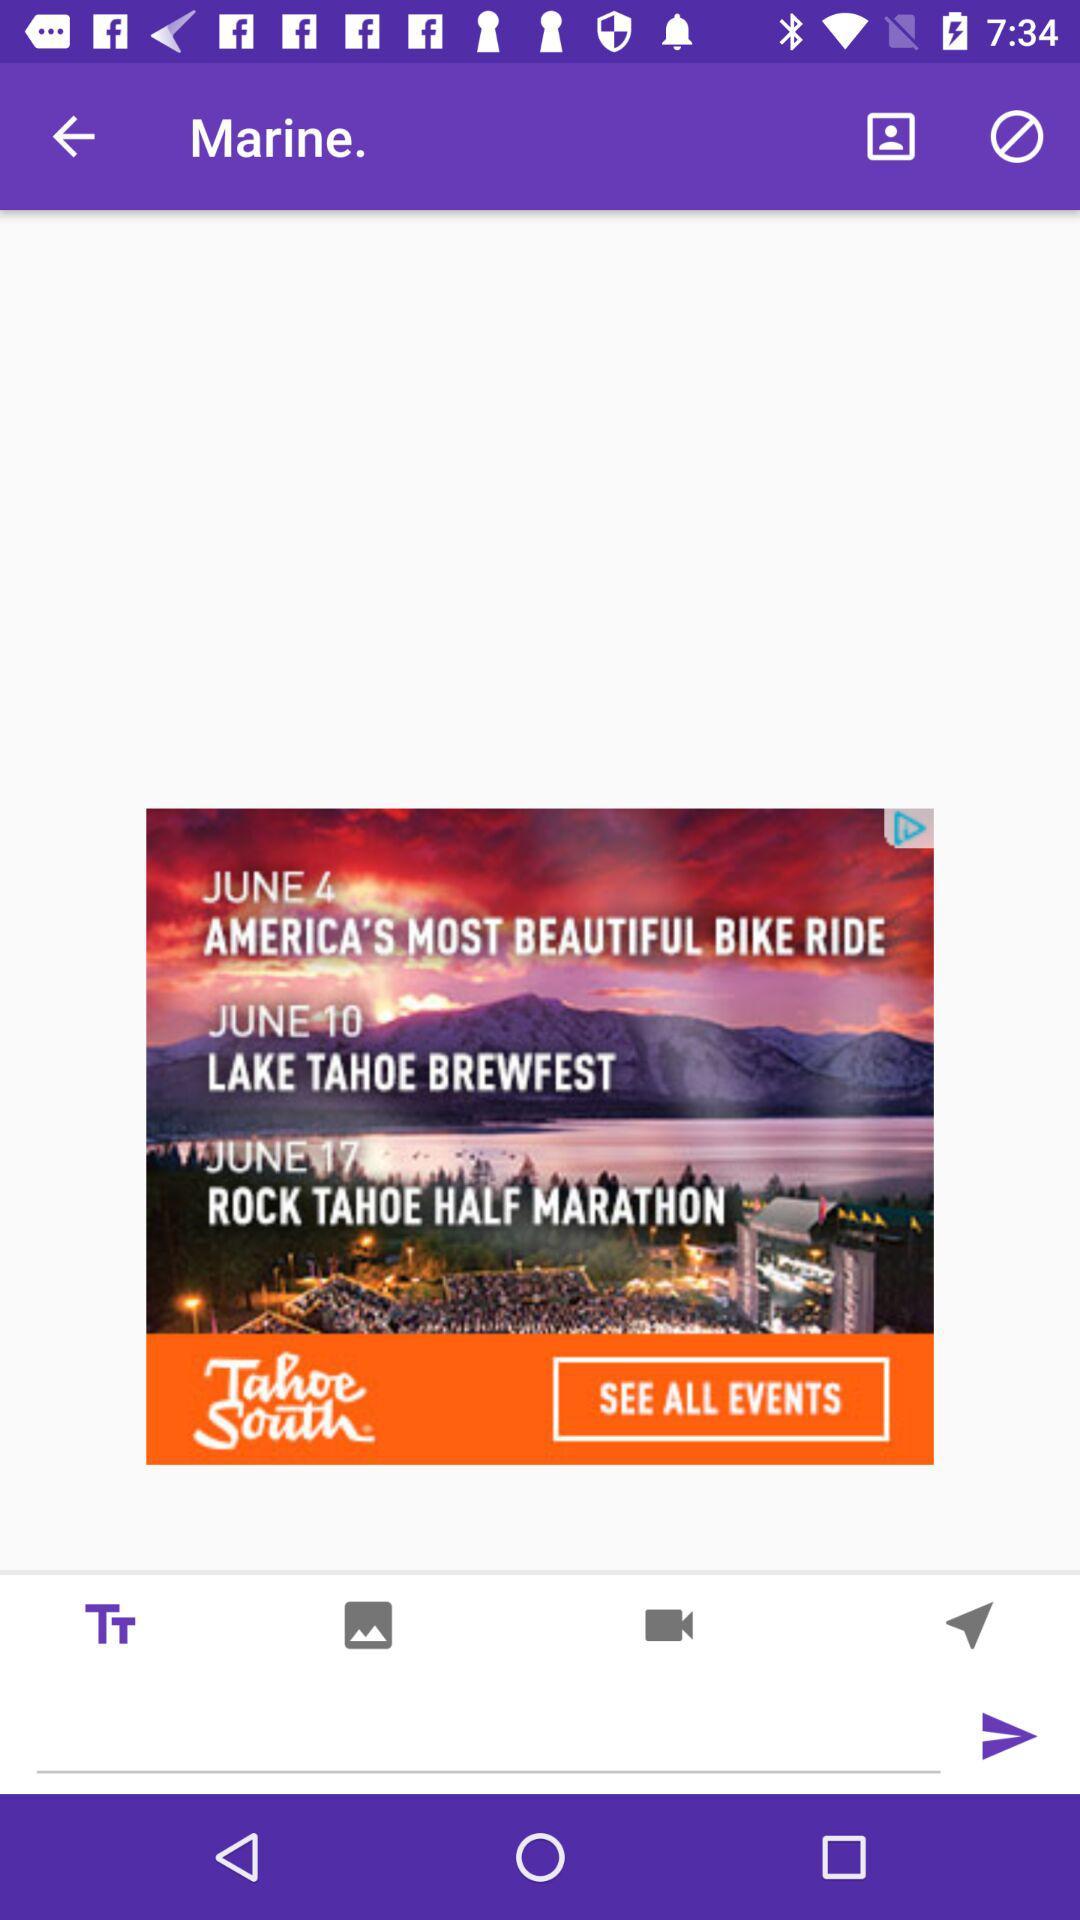 This screenshot has height=1920, width=1080. Describe the element at coordinates (968, 1625) in the screenshot. I see `next option` at that location.